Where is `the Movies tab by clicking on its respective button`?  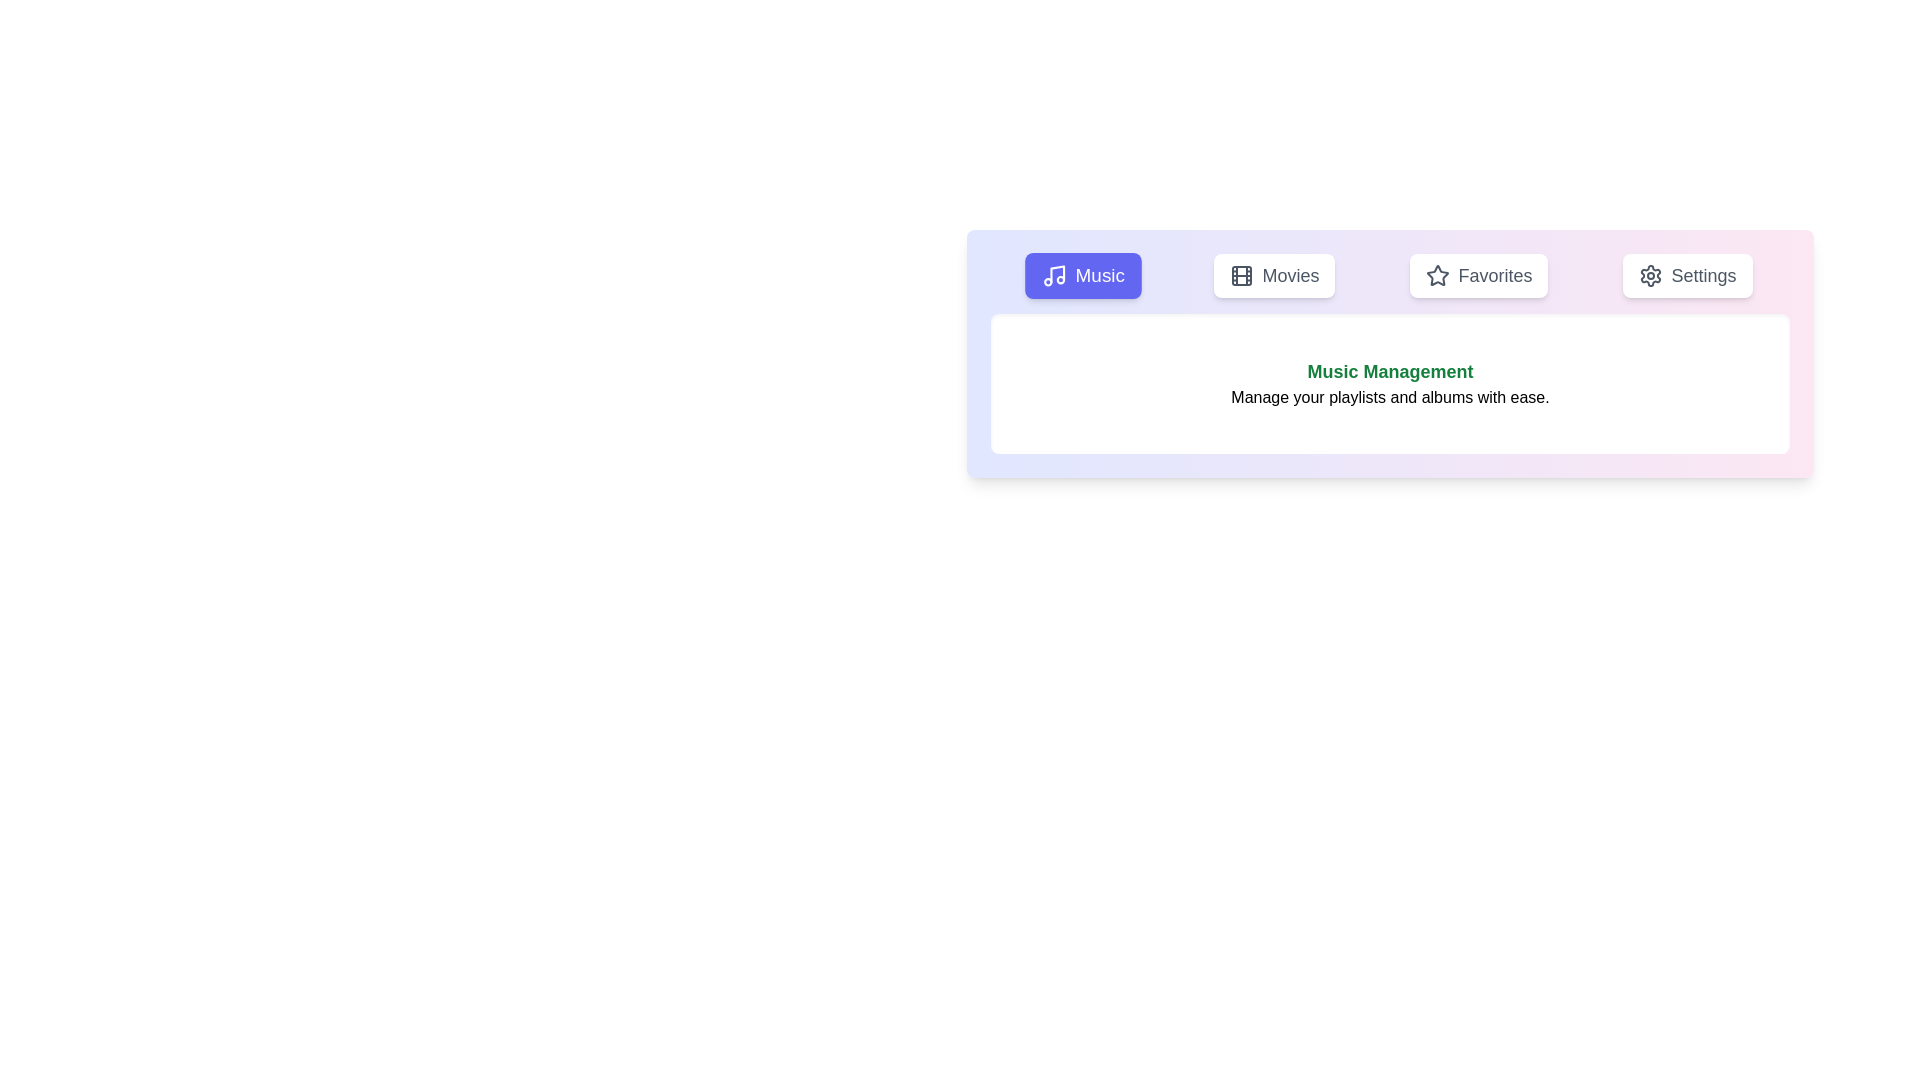 the Movies tab by clicking on its respective button is located at coordinates (1274, 276).